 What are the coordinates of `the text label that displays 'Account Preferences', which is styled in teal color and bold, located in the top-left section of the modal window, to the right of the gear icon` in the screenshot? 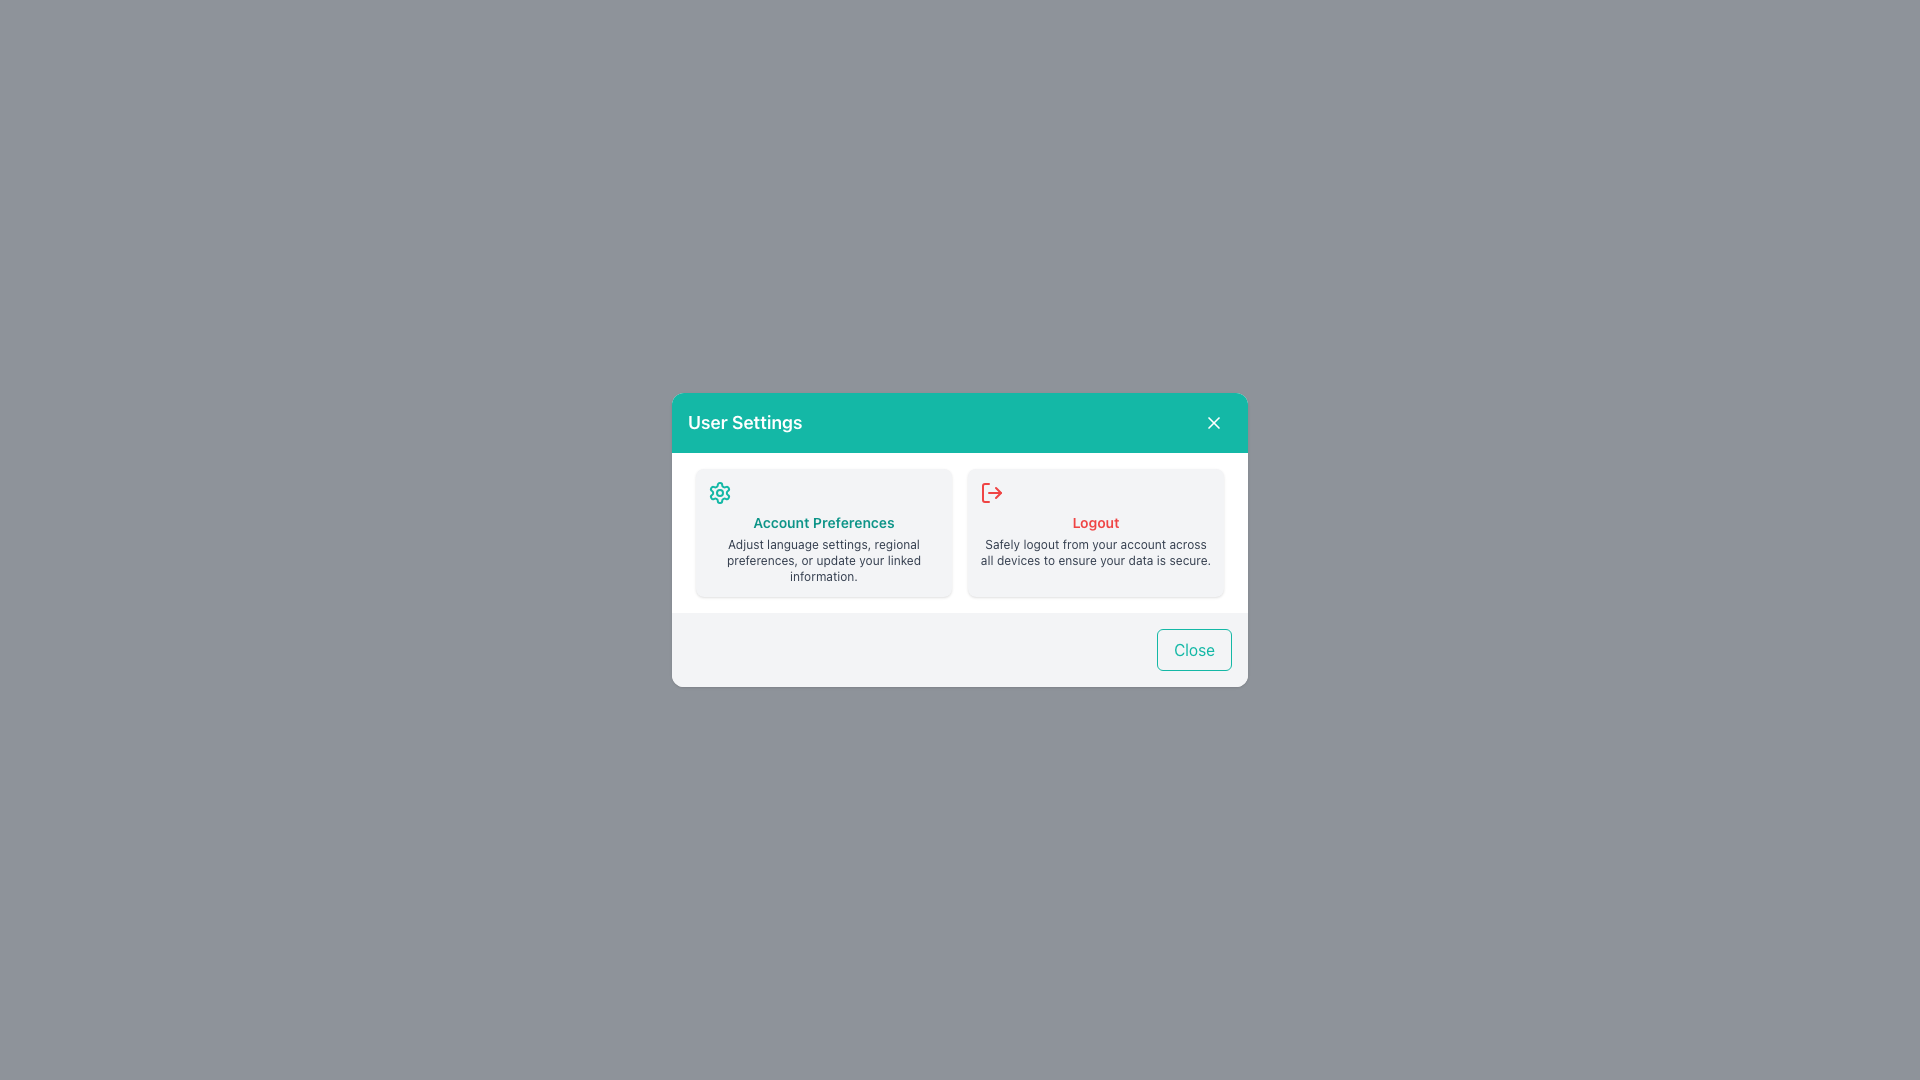 It's located at (824, 522).